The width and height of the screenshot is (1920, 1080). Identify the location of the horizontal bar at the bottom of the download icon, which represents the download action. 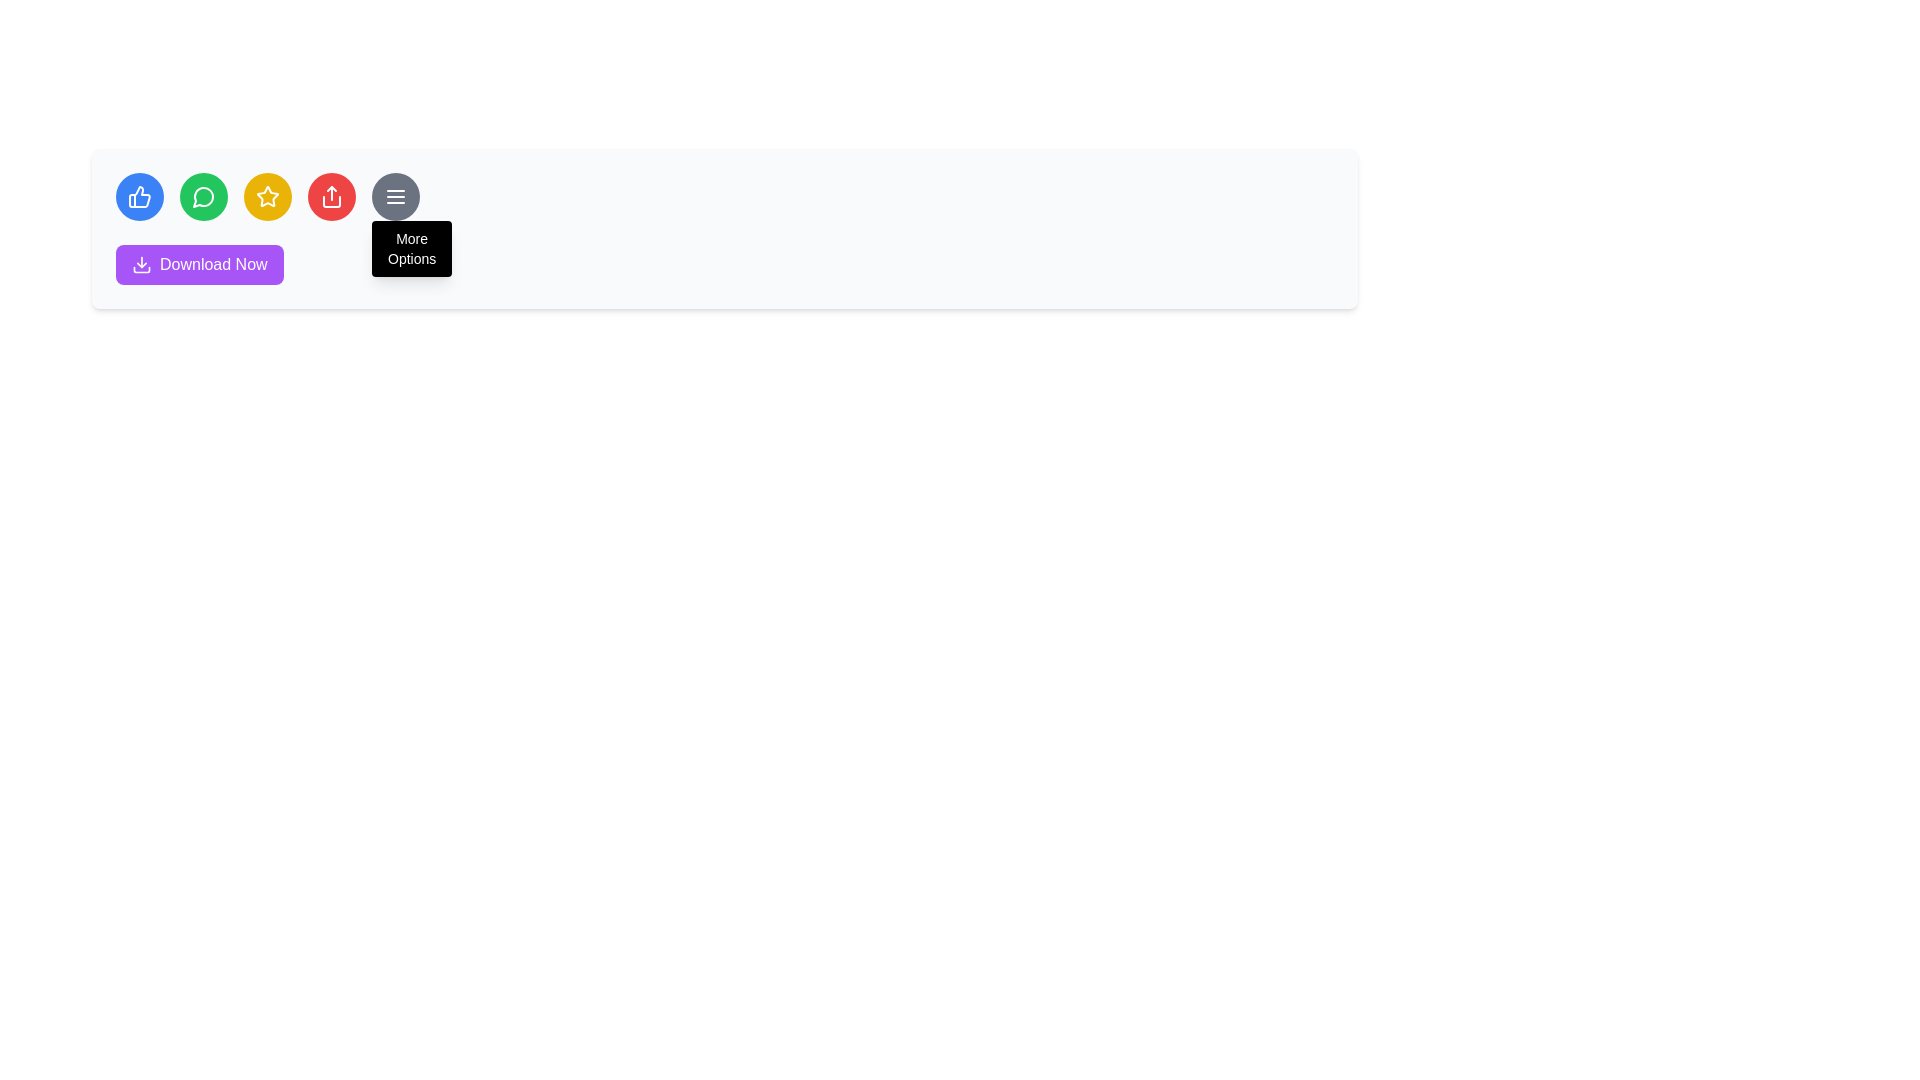
(141, 270).